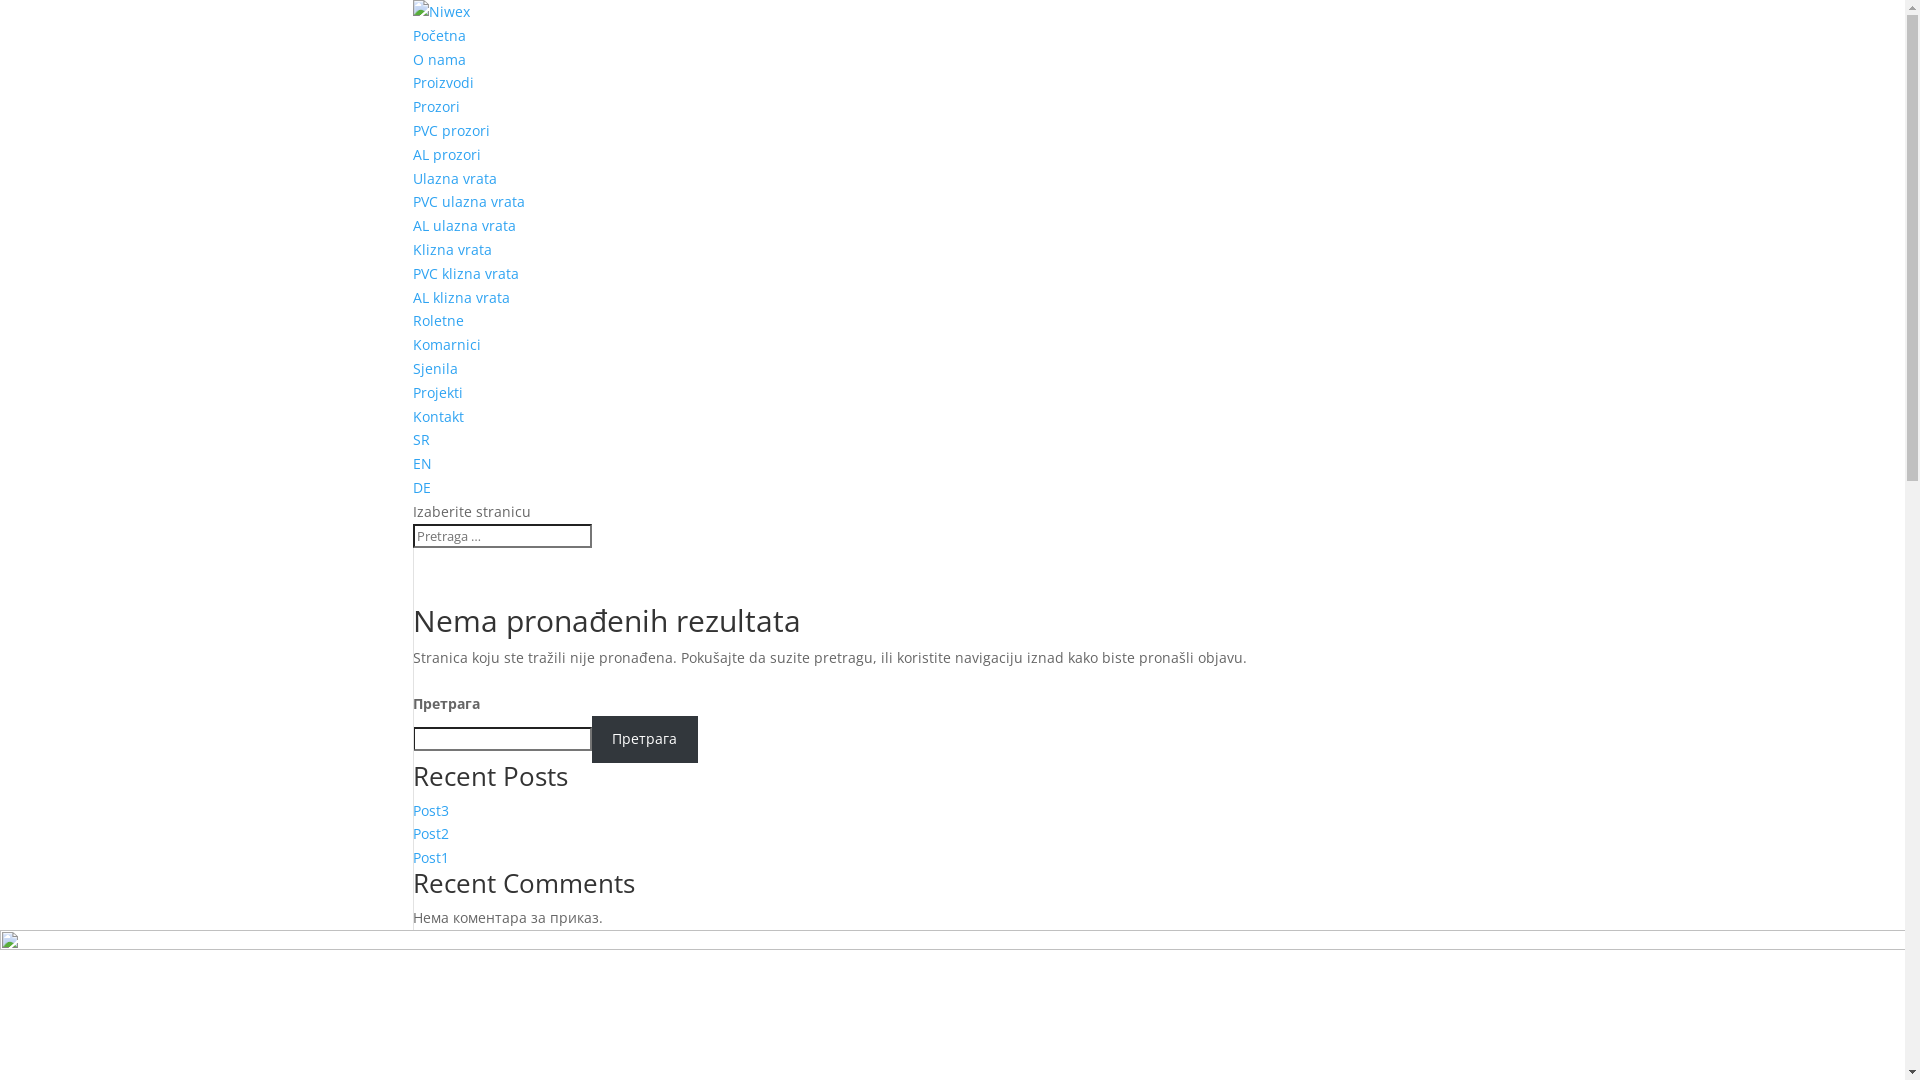  I want to click on 'Roletne', so click(436, 319).